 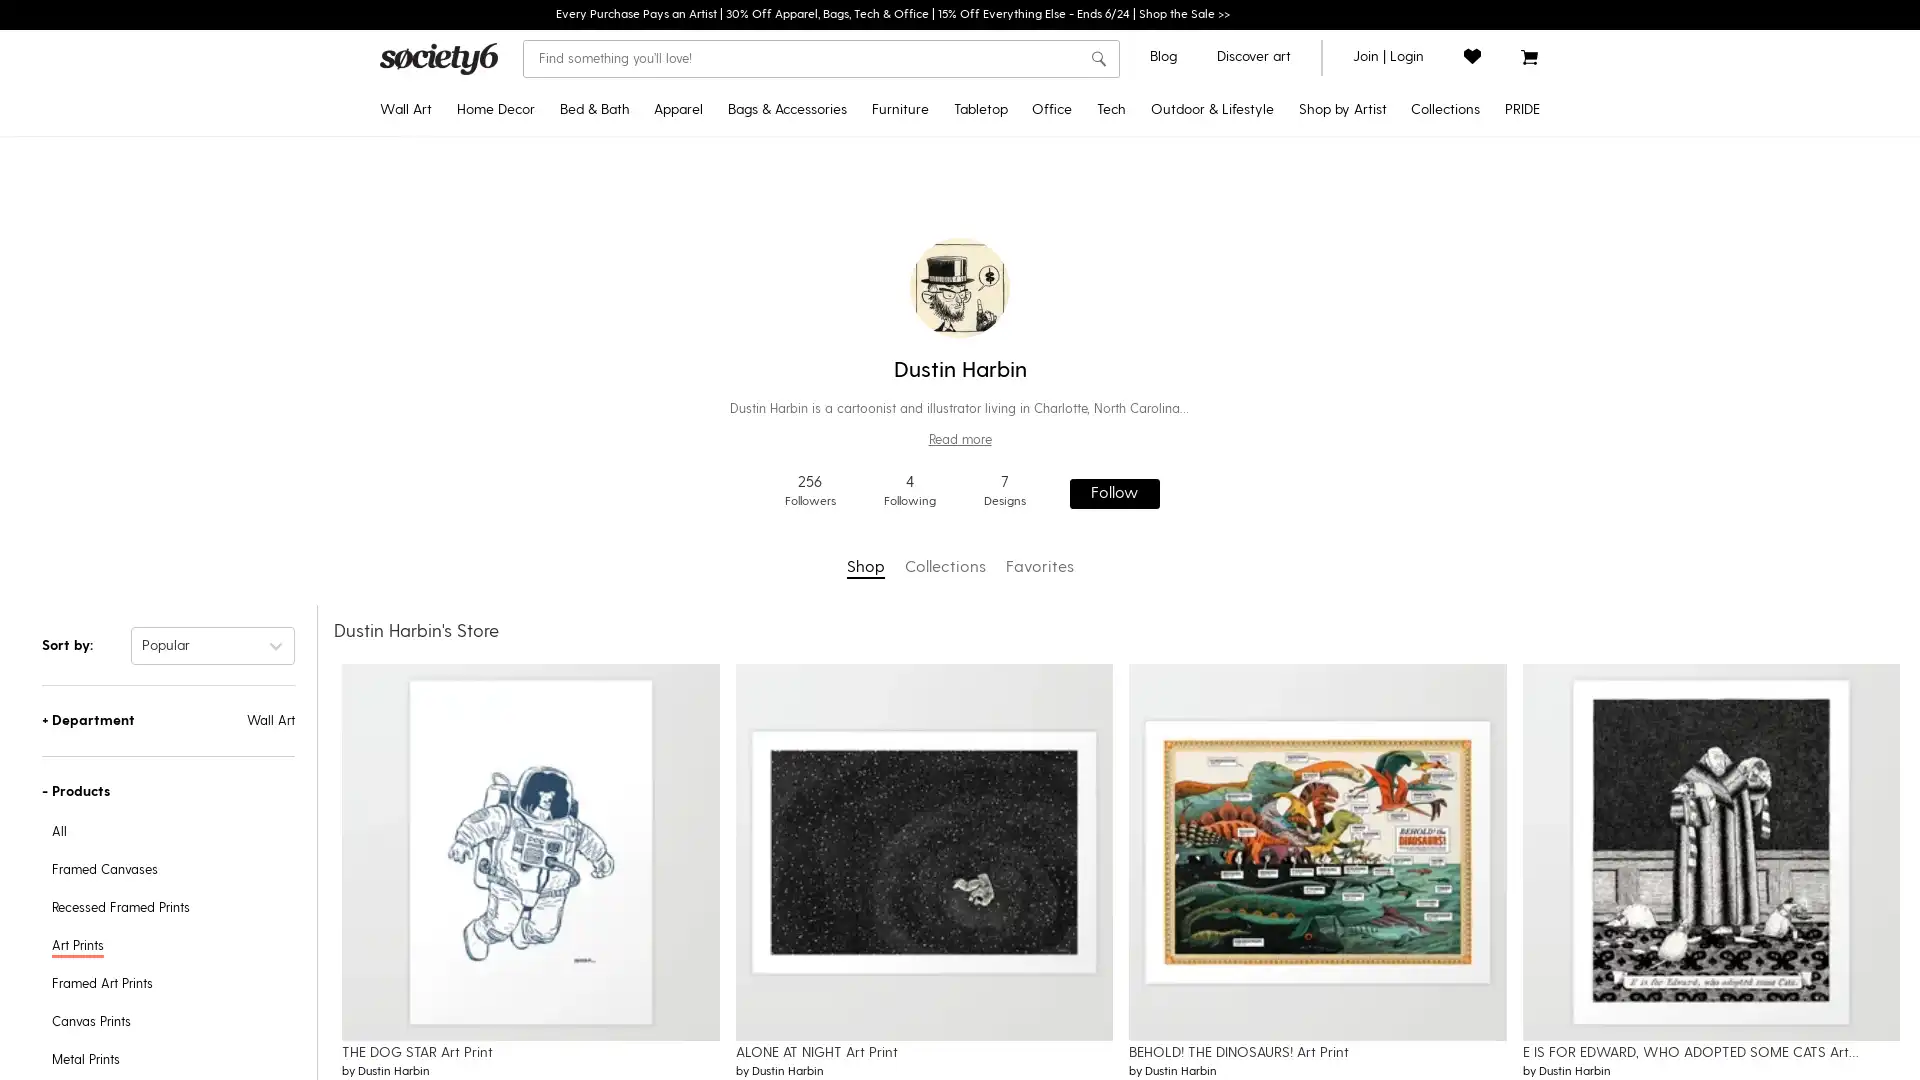 What do you see at coordinates (934, 289) in the screenshot?
I see `Side Tables` at bounding box center [934, 289].